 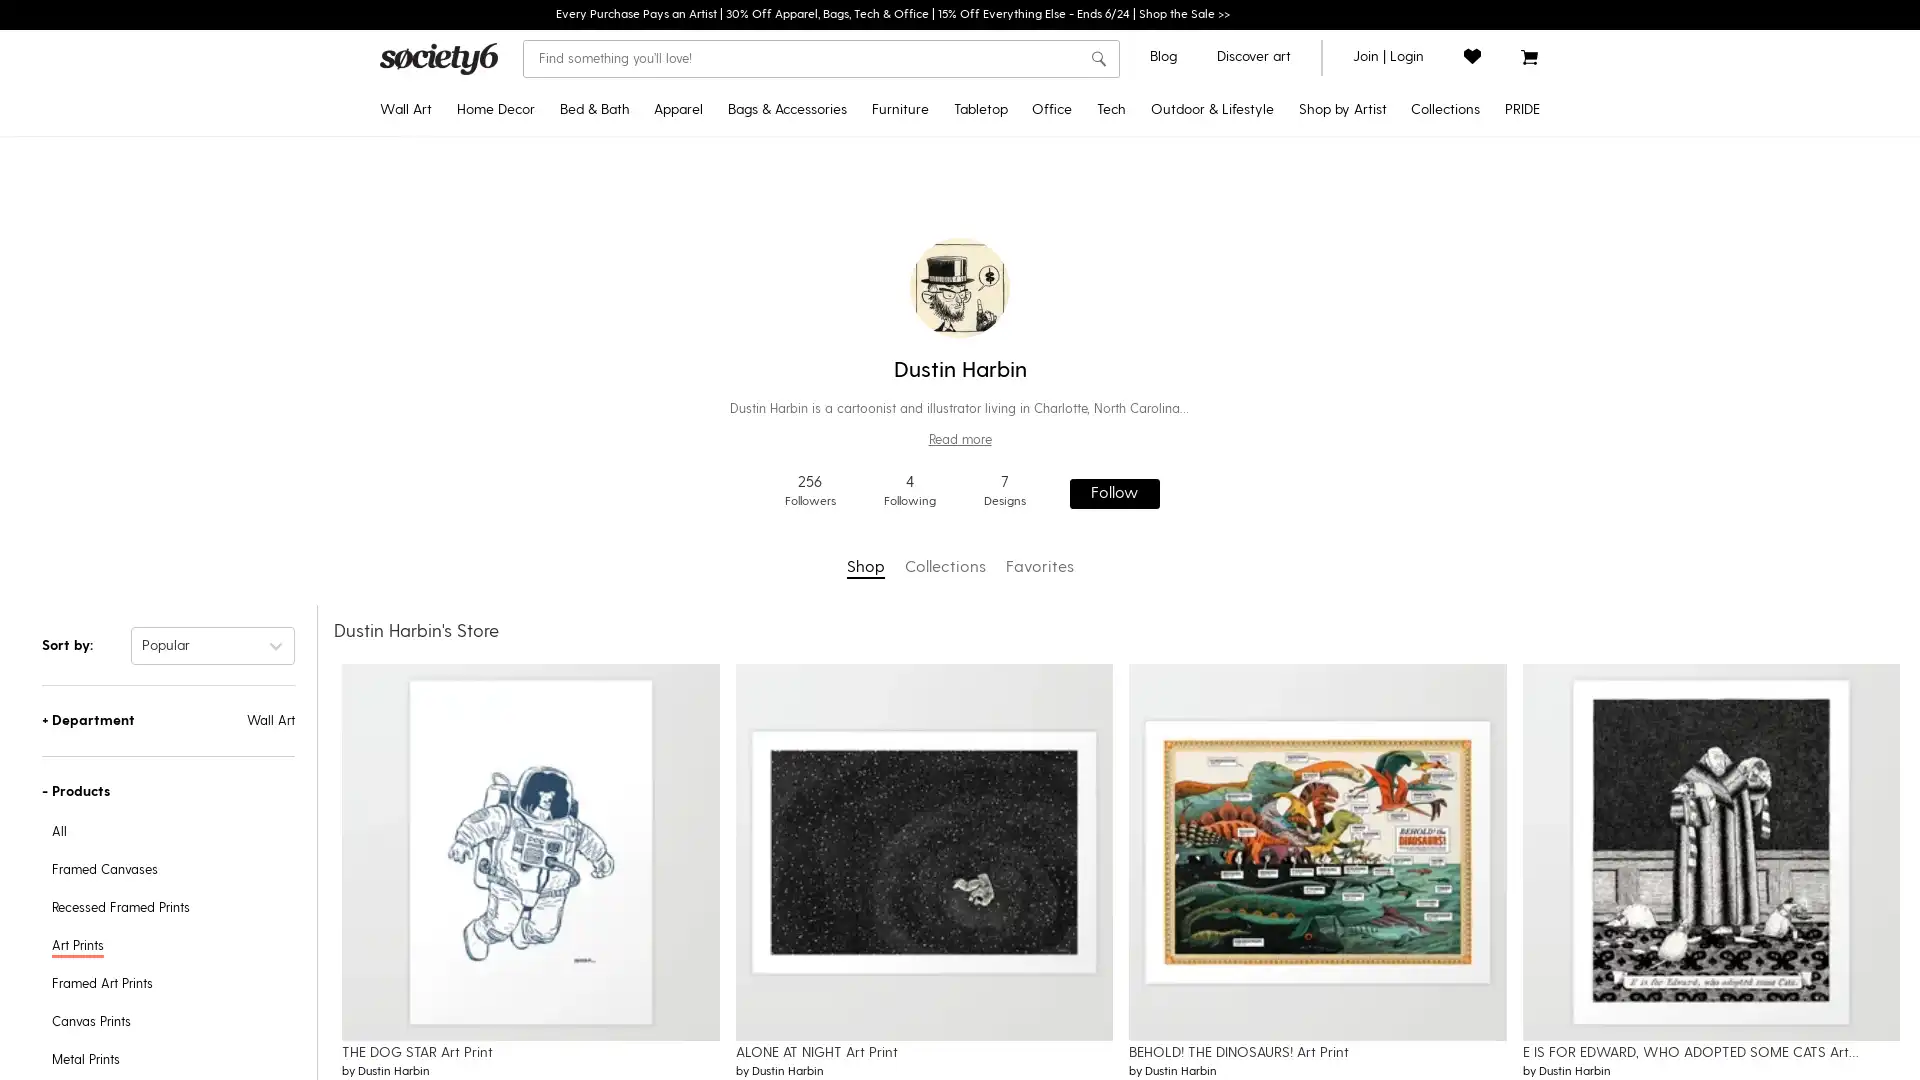 What do you see at coordinates (934, 289) in the screenshot?
I see `Side Tables` at bounding box center [934, 289].